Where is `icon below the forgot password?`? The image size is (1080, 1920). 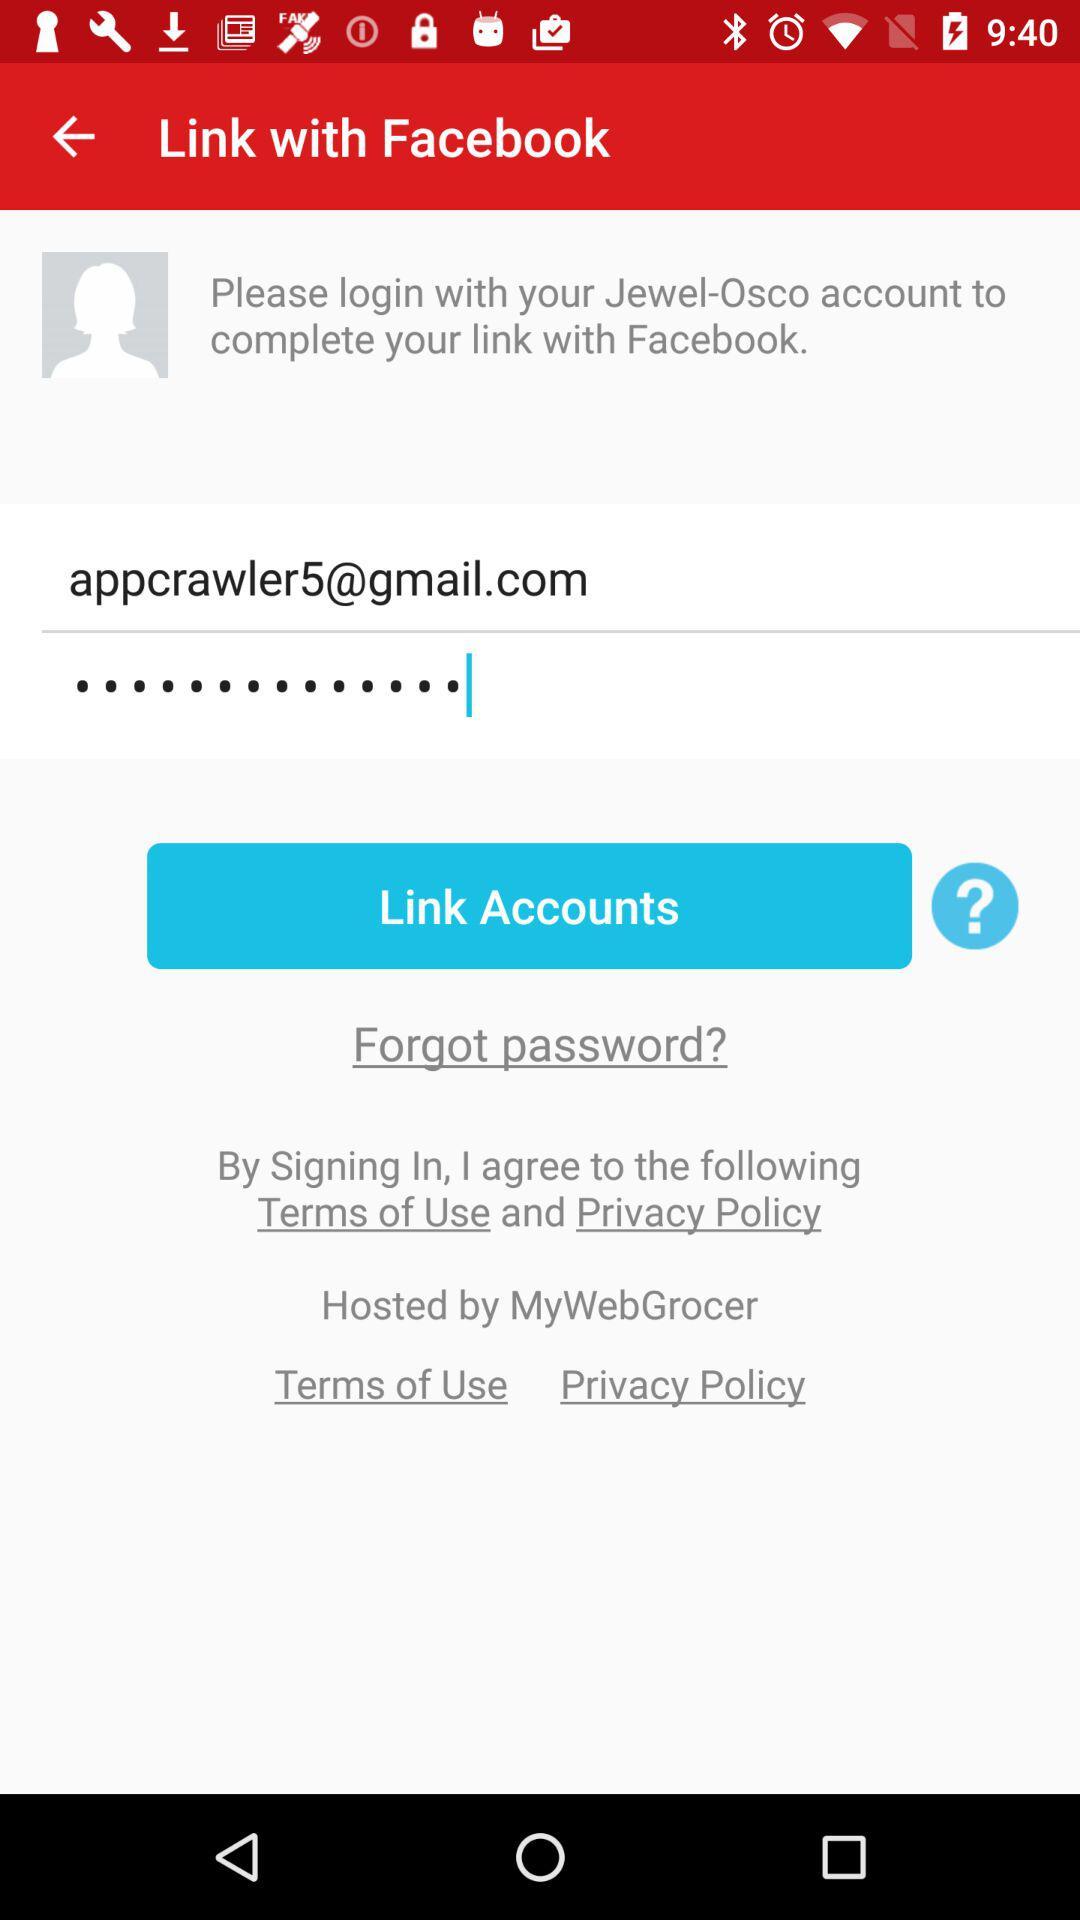
icon below the forgot password? is located at coordinates (538, 1187).